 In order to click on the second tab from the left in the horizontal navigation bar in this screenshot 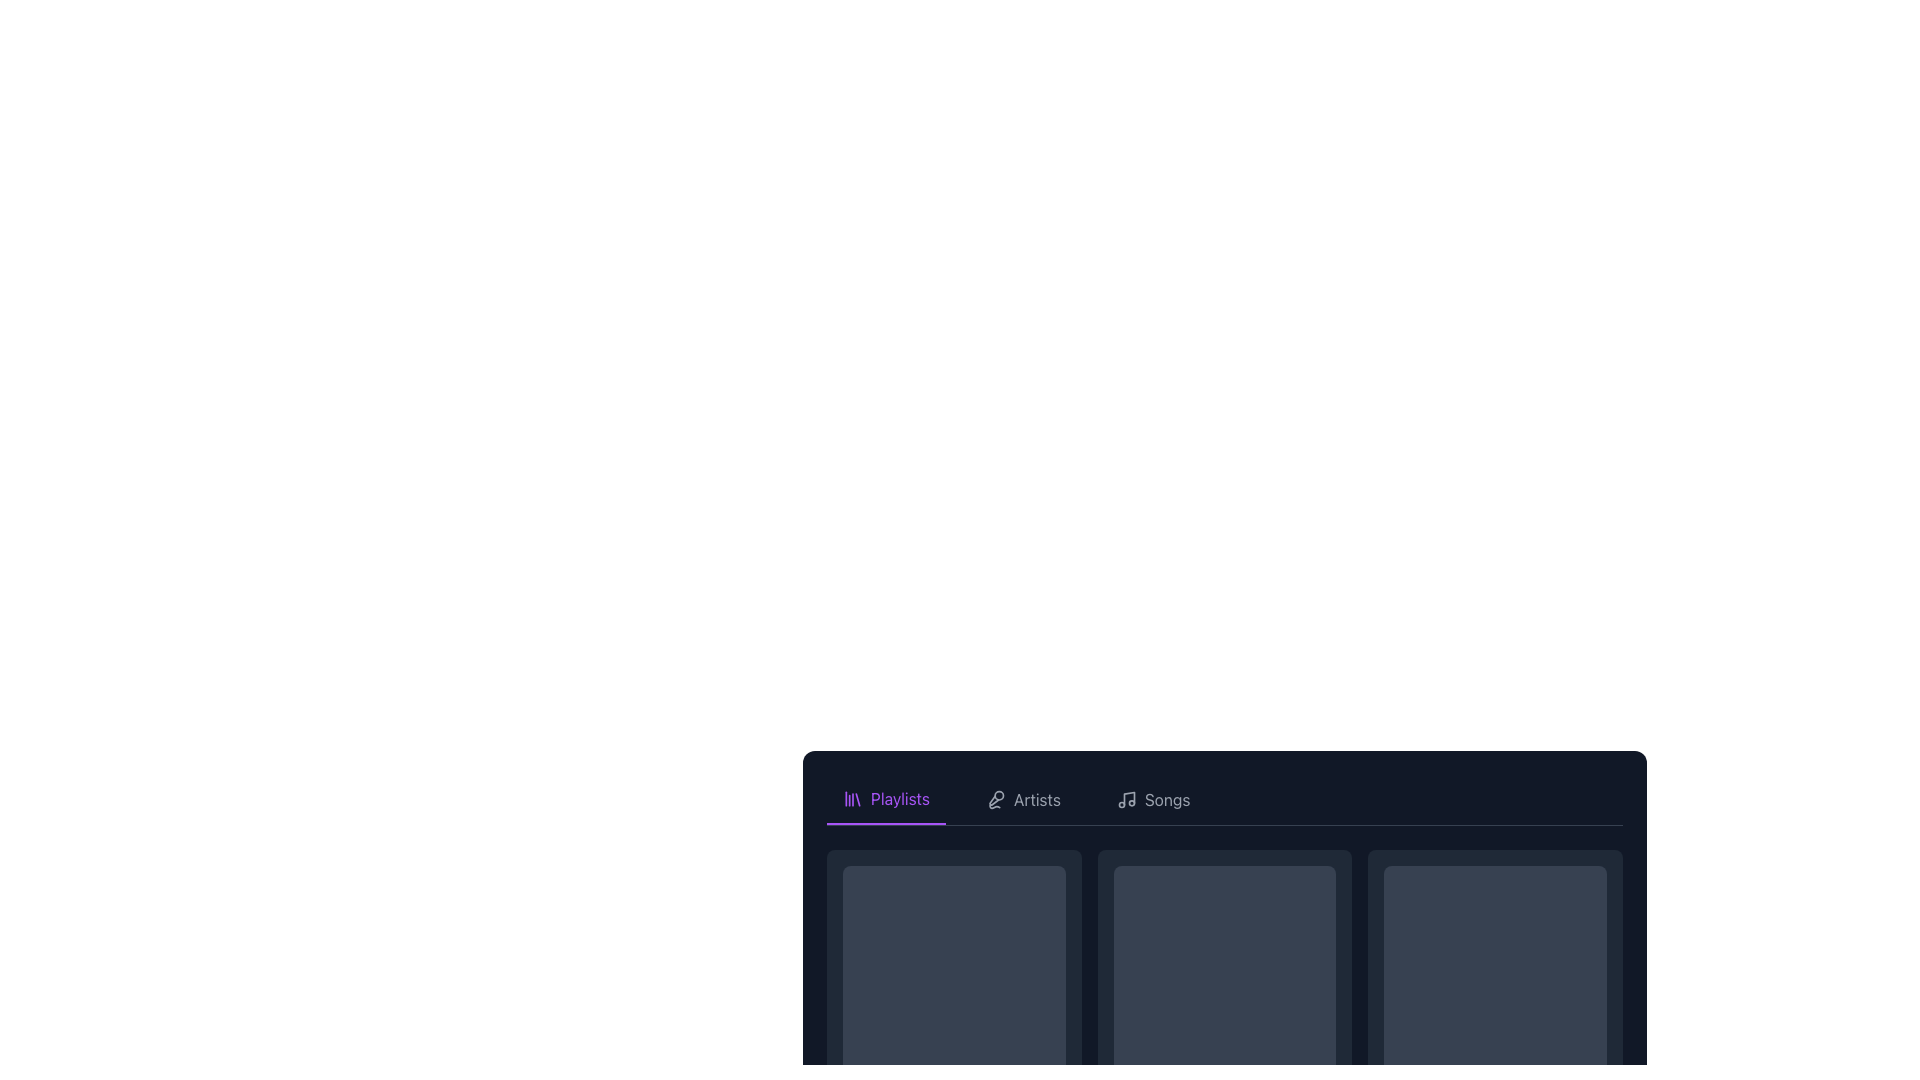, I will do `click(1022, 798)`.